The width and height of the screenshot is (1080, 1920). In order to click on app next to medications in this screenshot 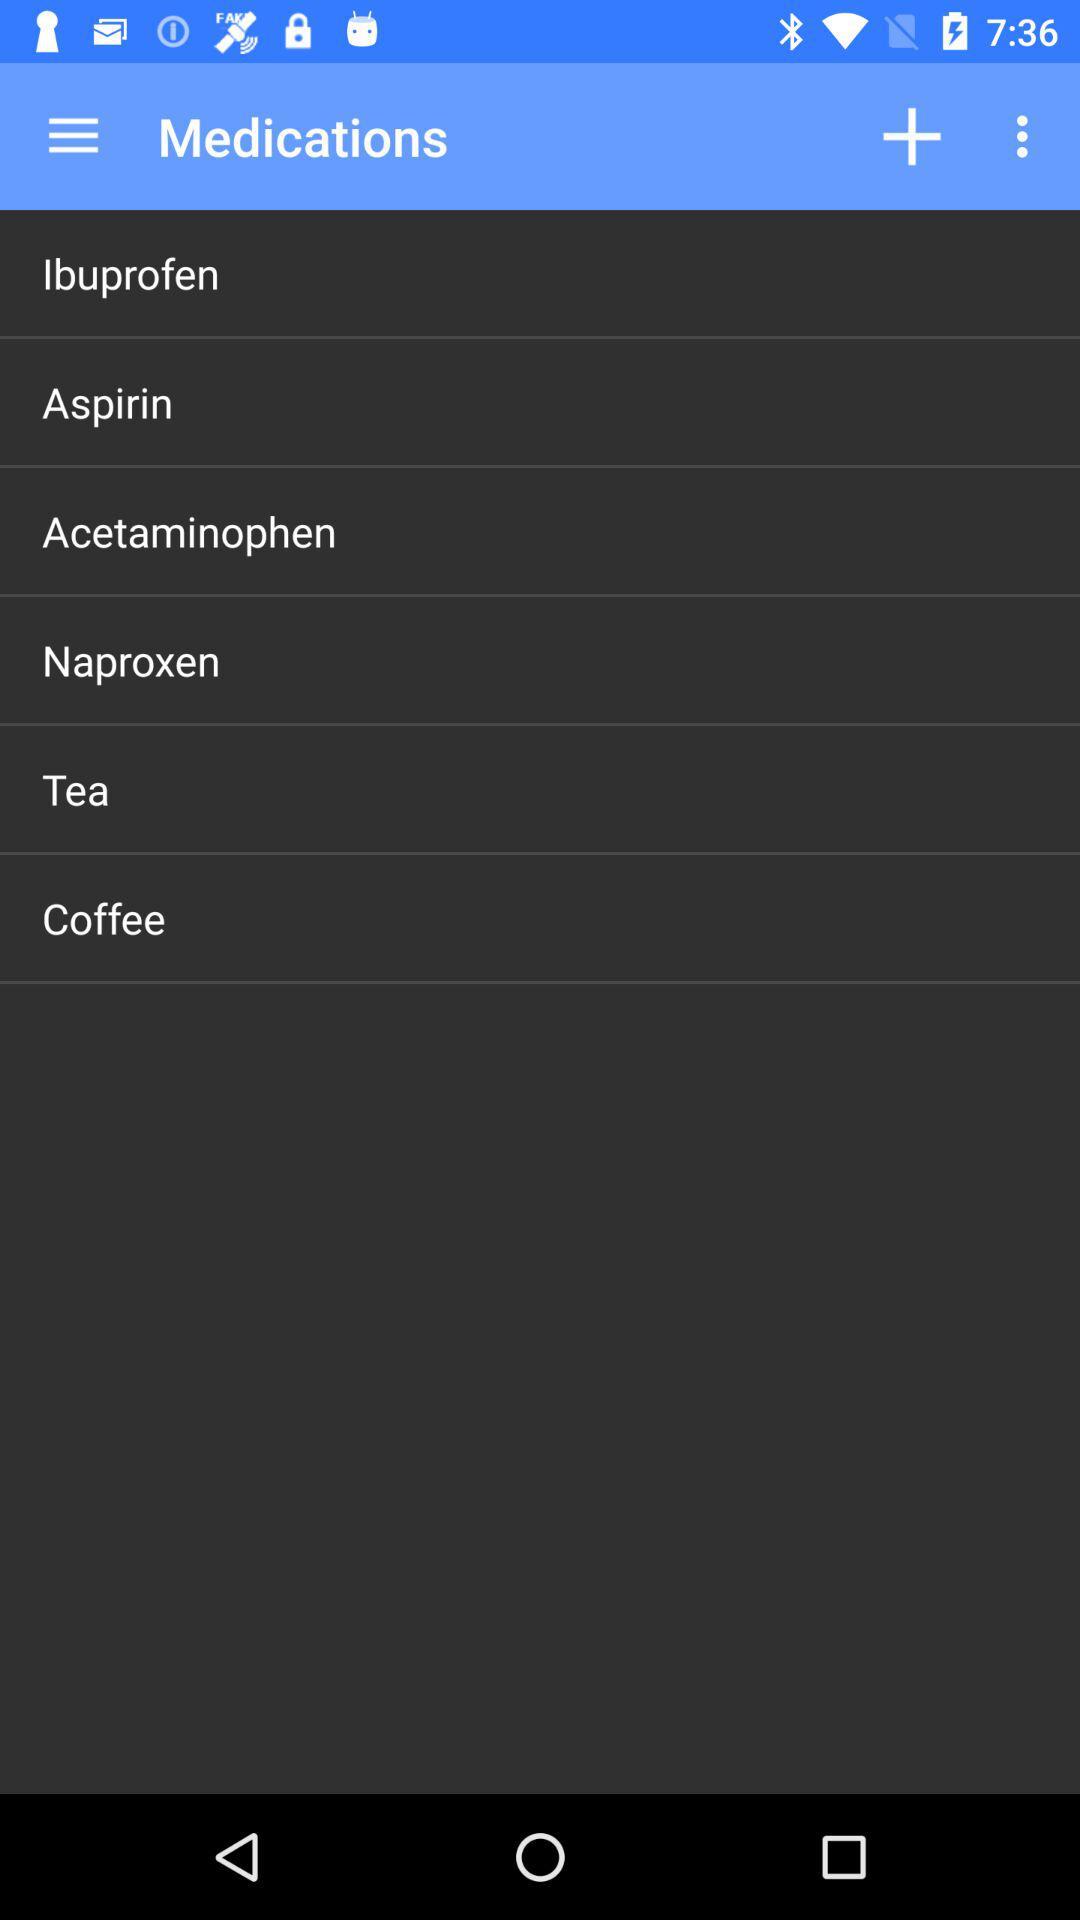, I will do `click(72, 135)`.